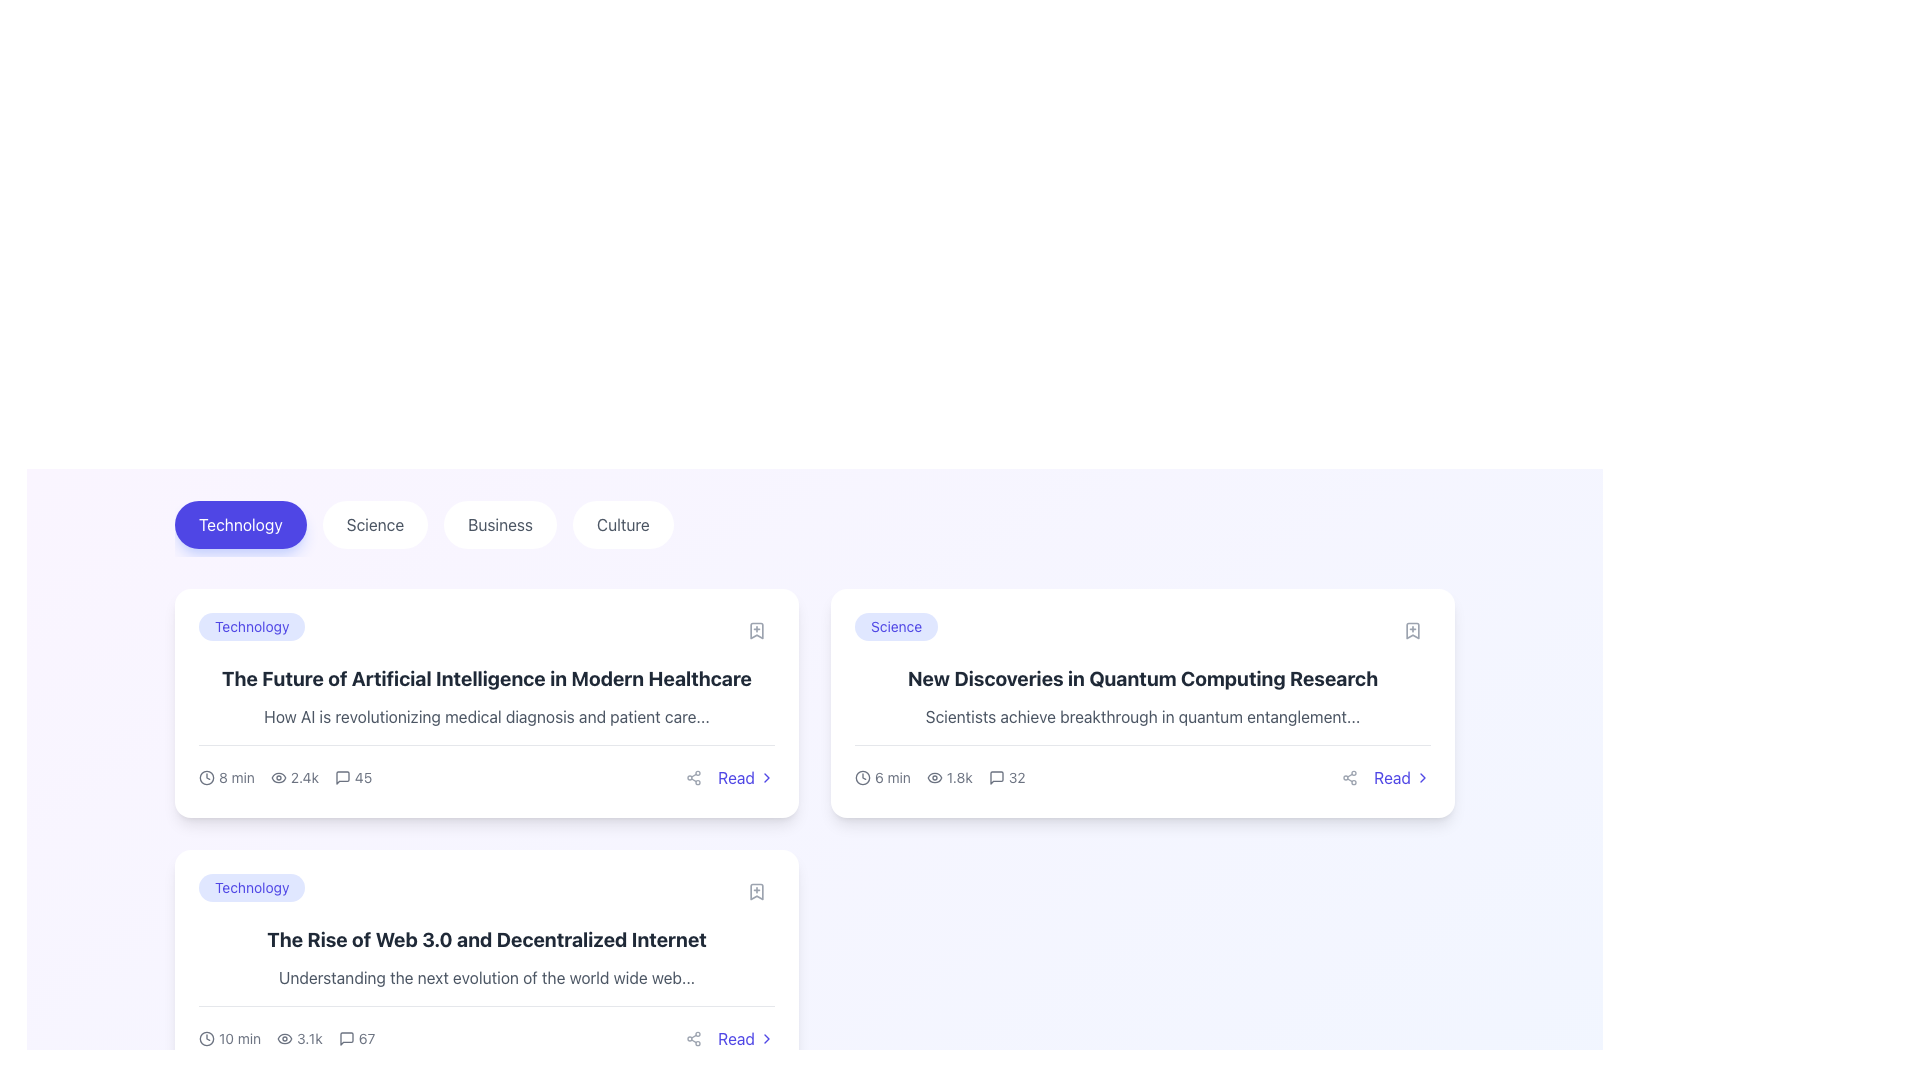 The height and width of the screenshot is (1080, 1920). Describe the element at coordinates (486, 677) in the screenshot. I see `headline text 'The Future of Artificial Intelligence in Modern Healthcare', which is styled as a bold hyperlink and located in the upper section of the first card under the 'Technology' category` at that location.